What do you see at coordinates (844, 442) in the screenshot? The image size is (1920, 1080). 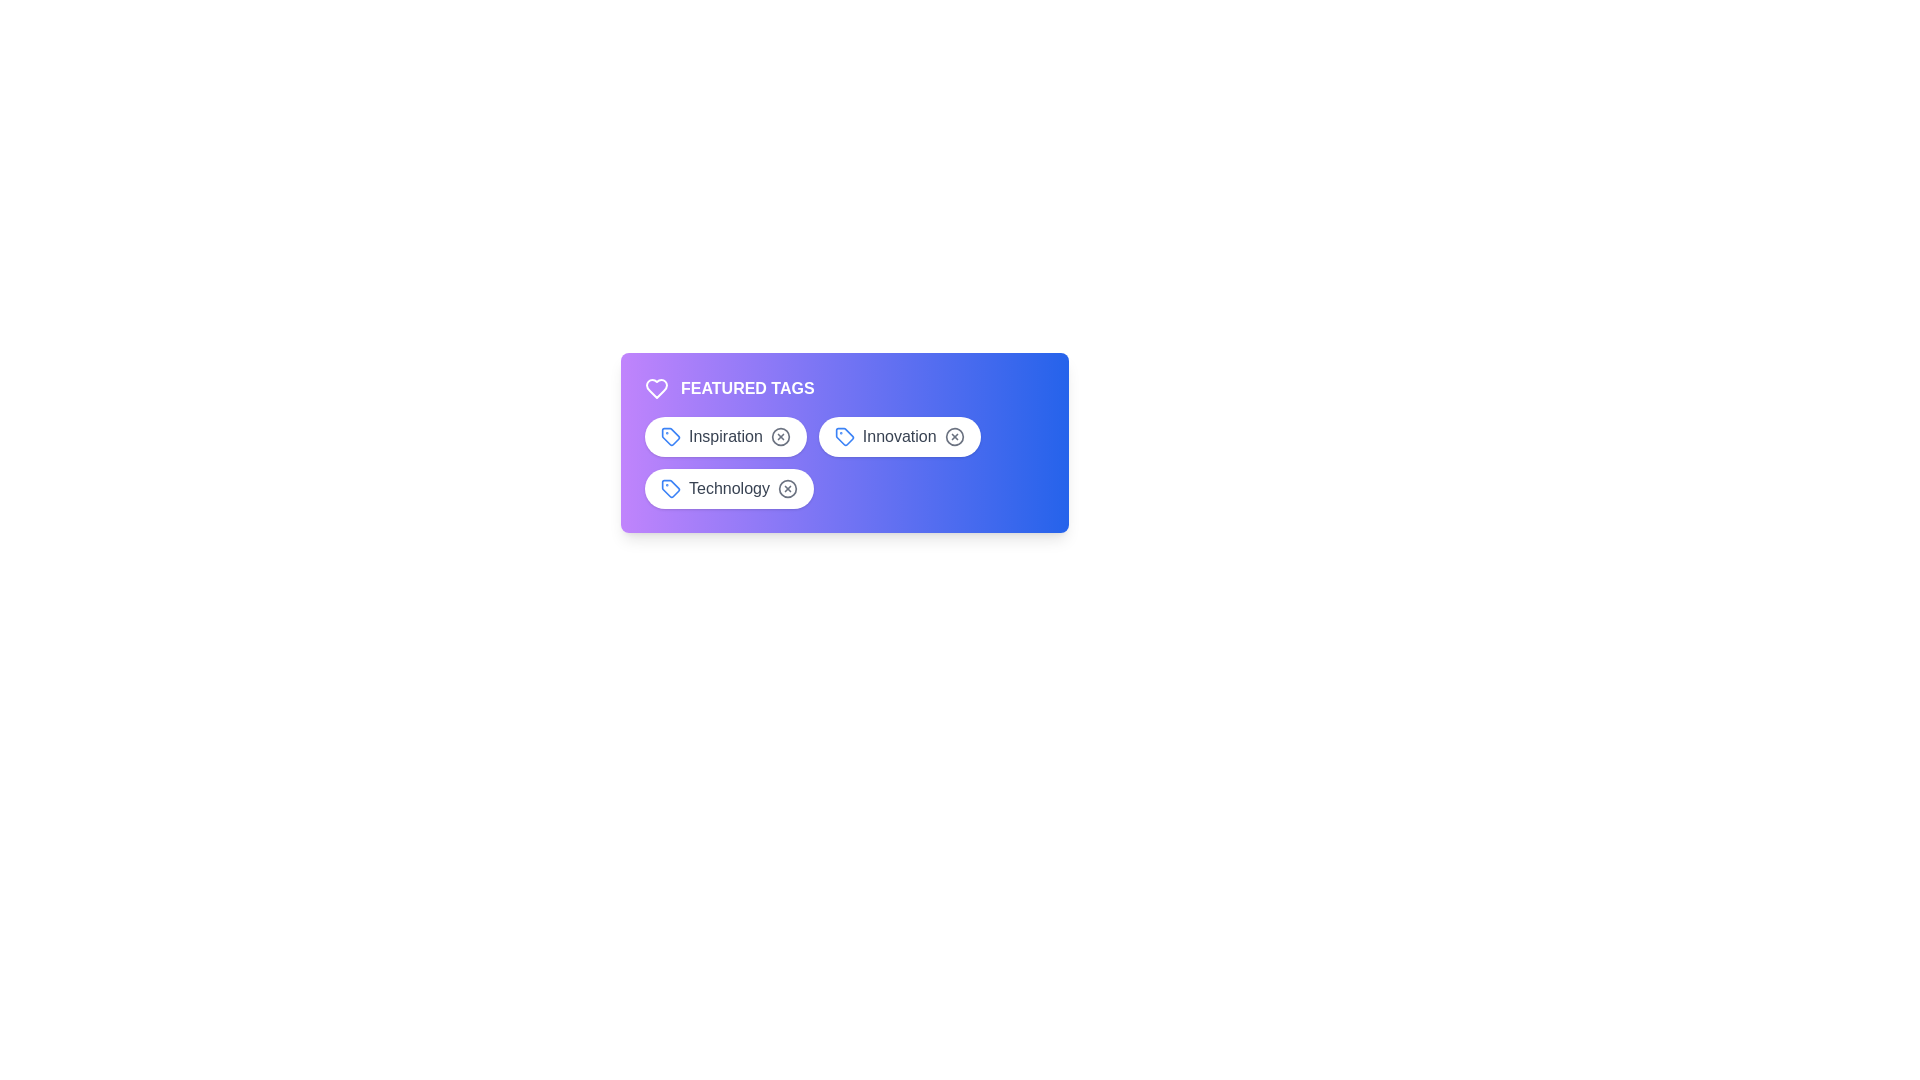 I see `the 'Innovation' tag label, which is the second tag` at bounding box center [844, 442].